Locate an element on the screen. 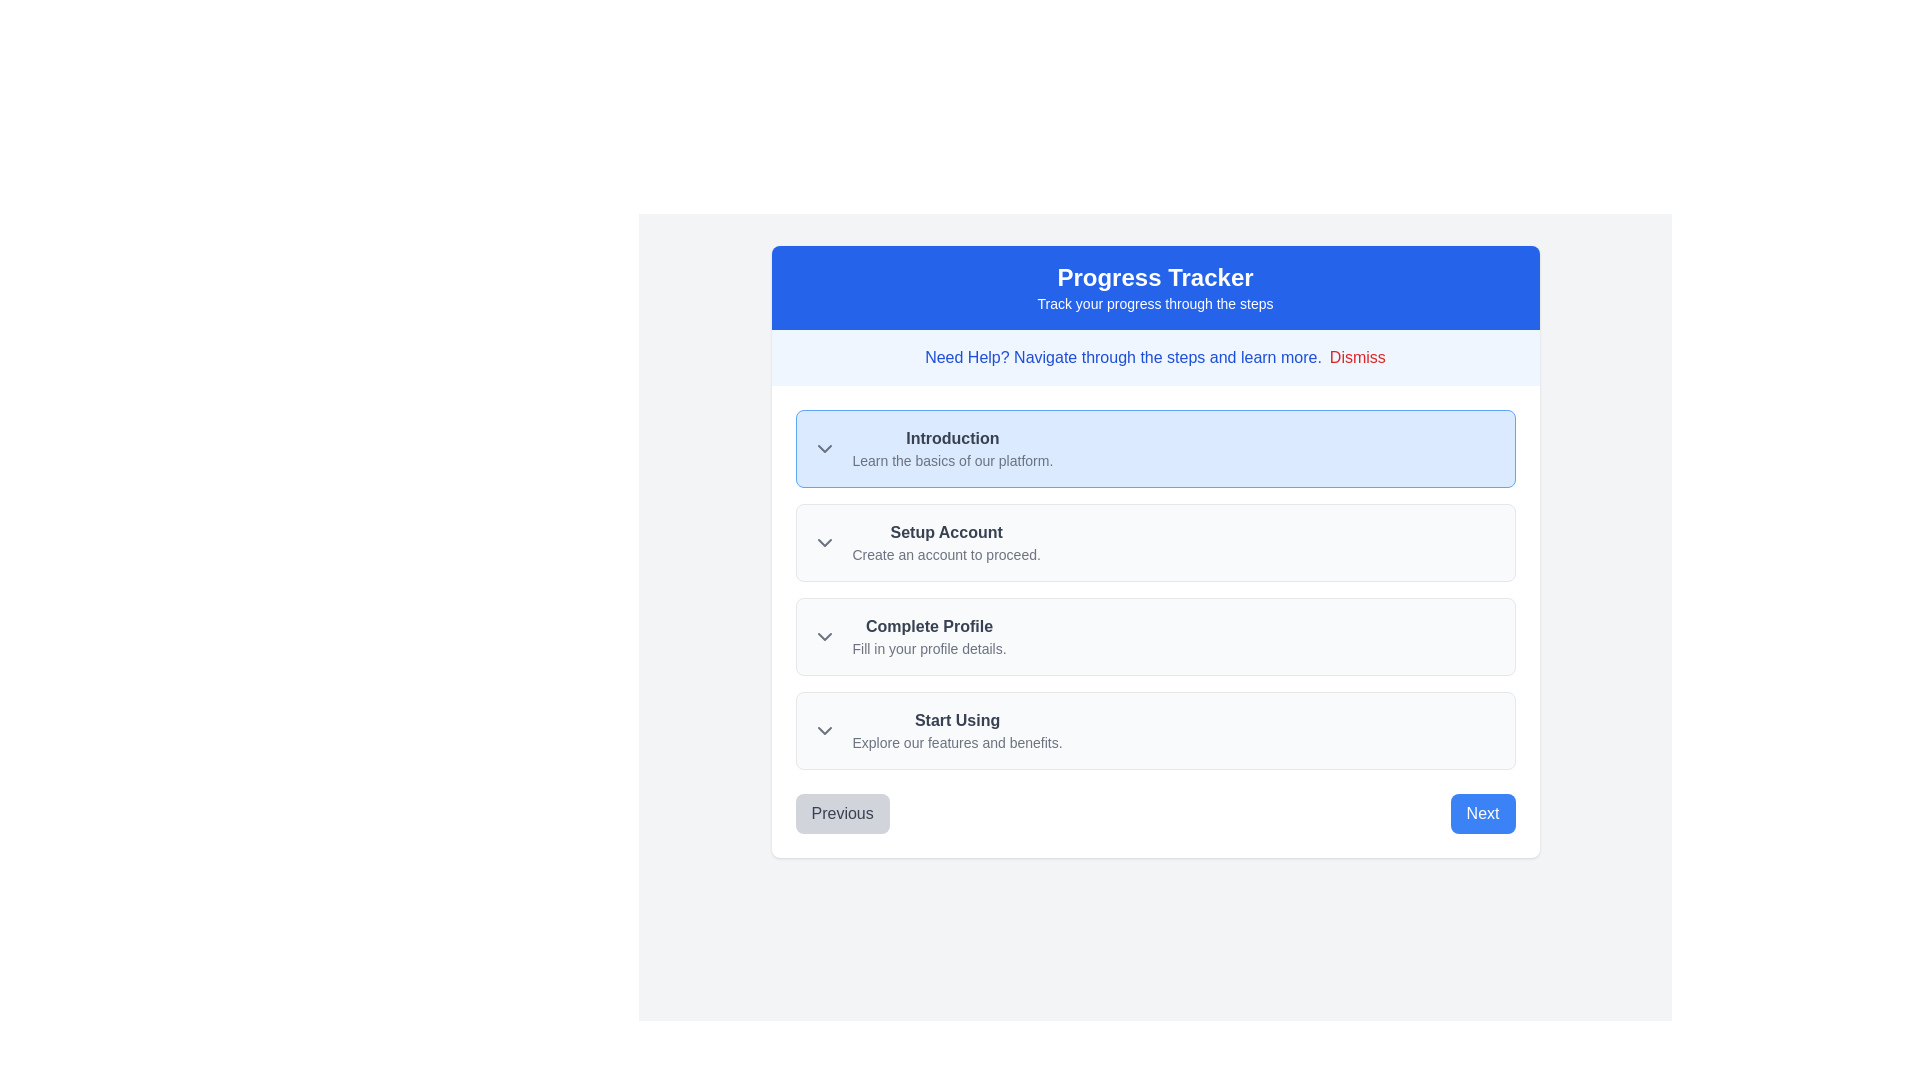  the prominent blue 'Next' button with white text is located at coordinates (1483, 813).